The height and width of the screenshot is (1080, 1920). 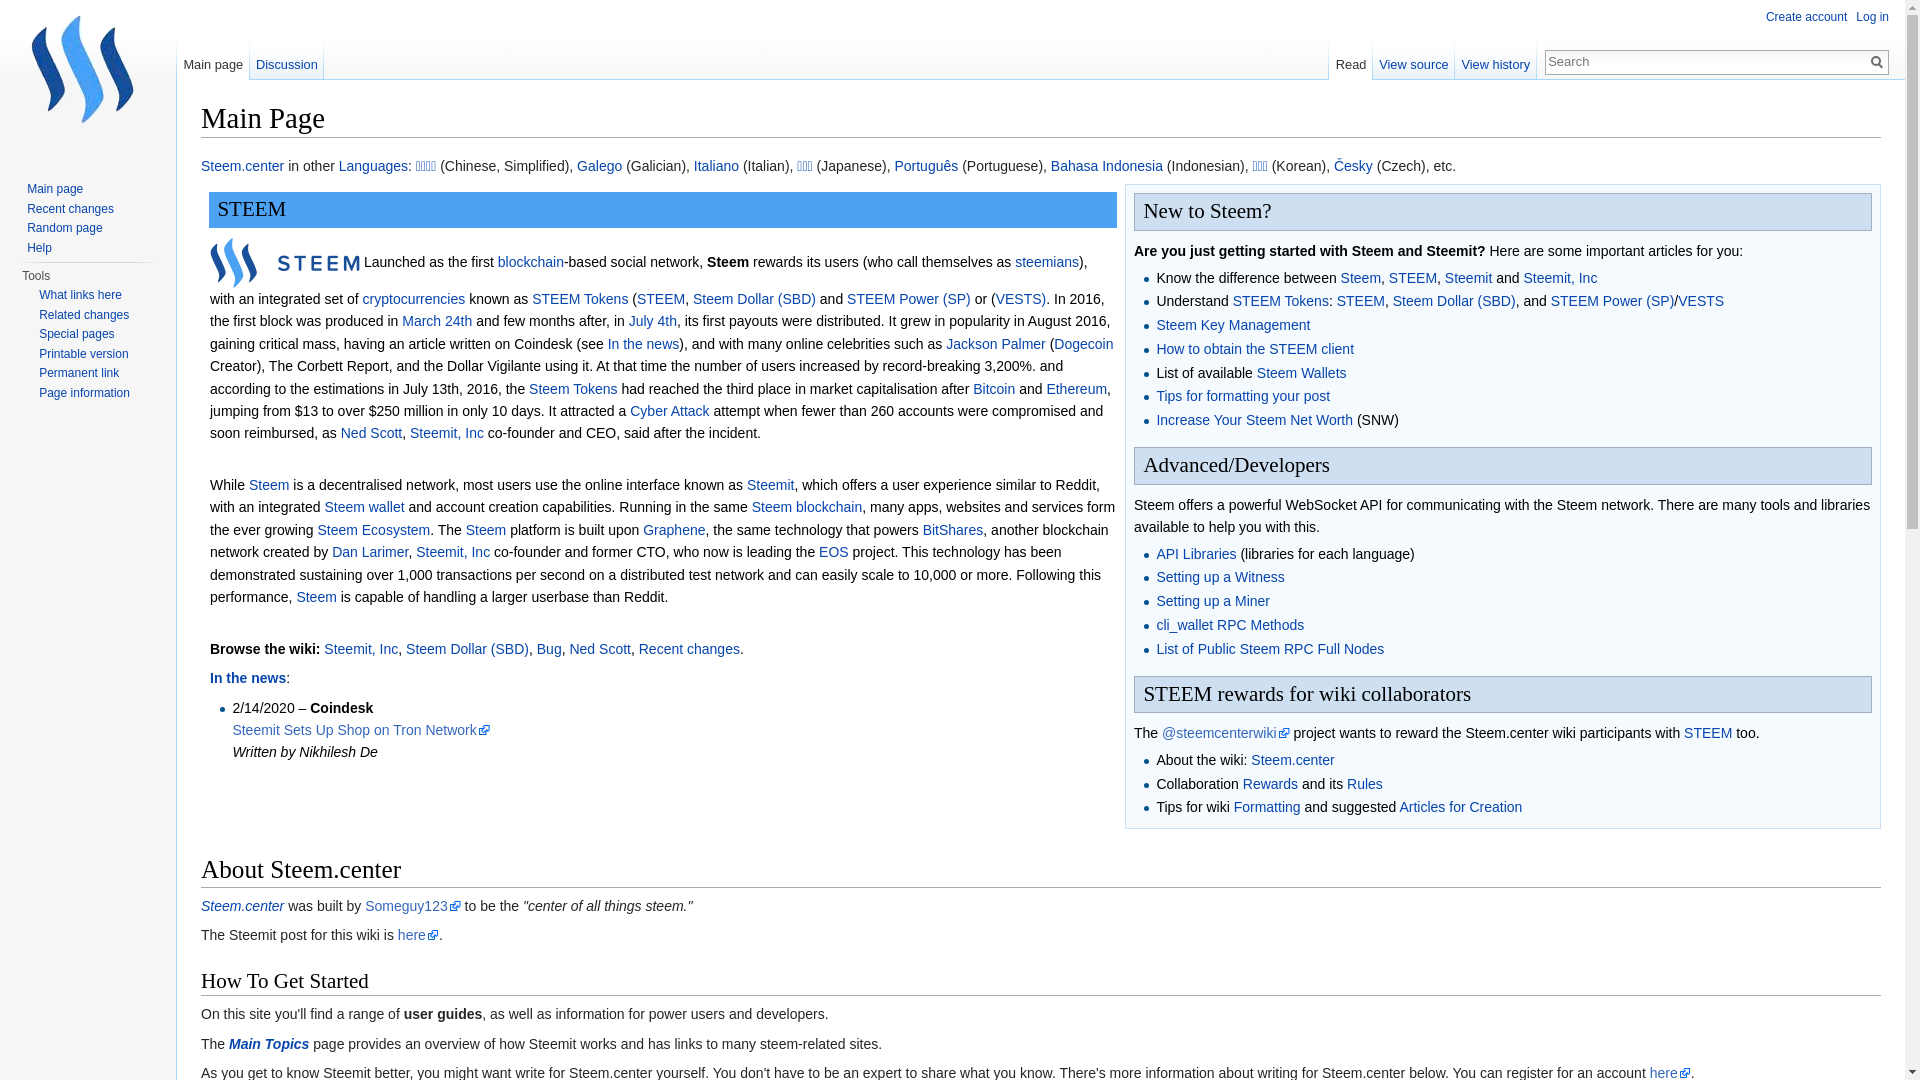 I want to click on 'Recent changes', so click(x=70, y=208).